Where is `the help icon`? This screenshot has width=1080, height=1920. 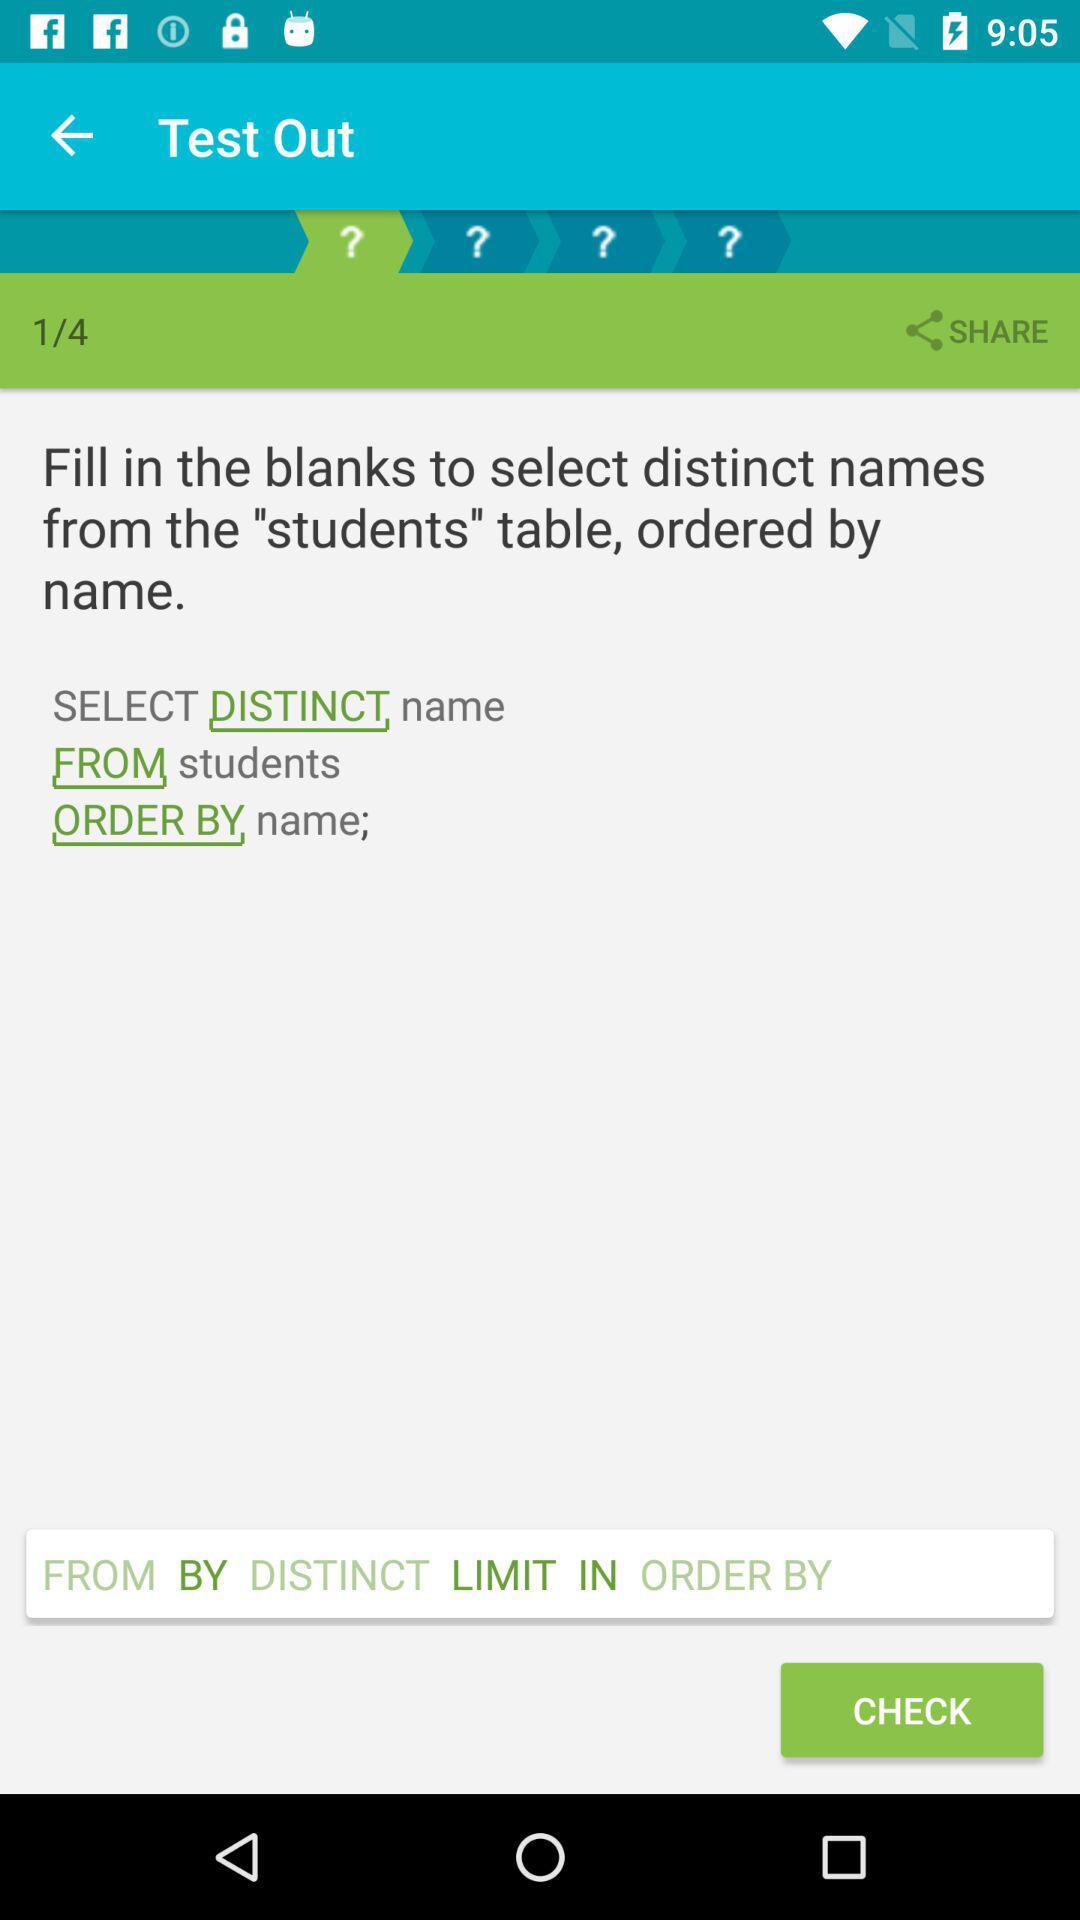 the help icon is located at coordinates (601, 240).